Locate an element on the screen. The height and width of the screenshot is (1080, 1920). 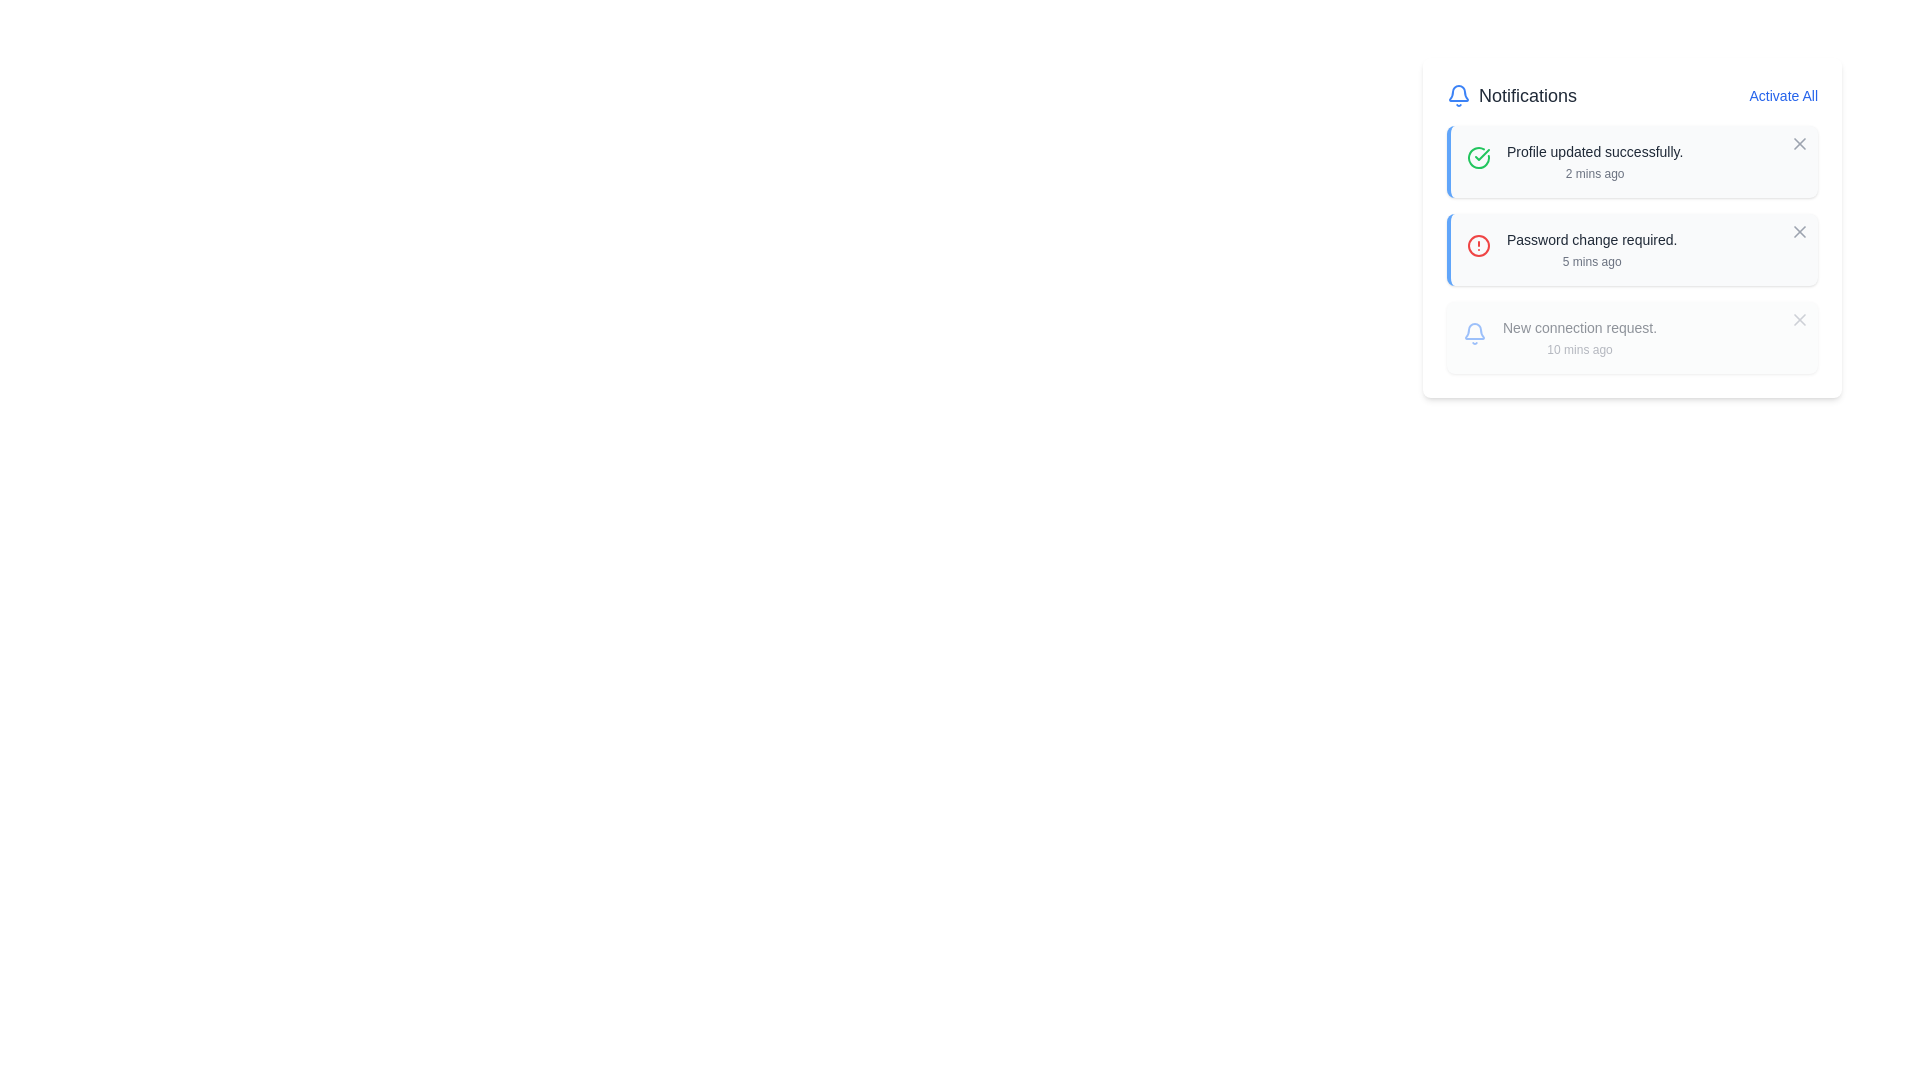
the 'Notifications' text label, which is styled in bold dark gray font and preceded by a blue bell icon, located at the top-left corner of the notification panel is located at coordinates (1512, 96).